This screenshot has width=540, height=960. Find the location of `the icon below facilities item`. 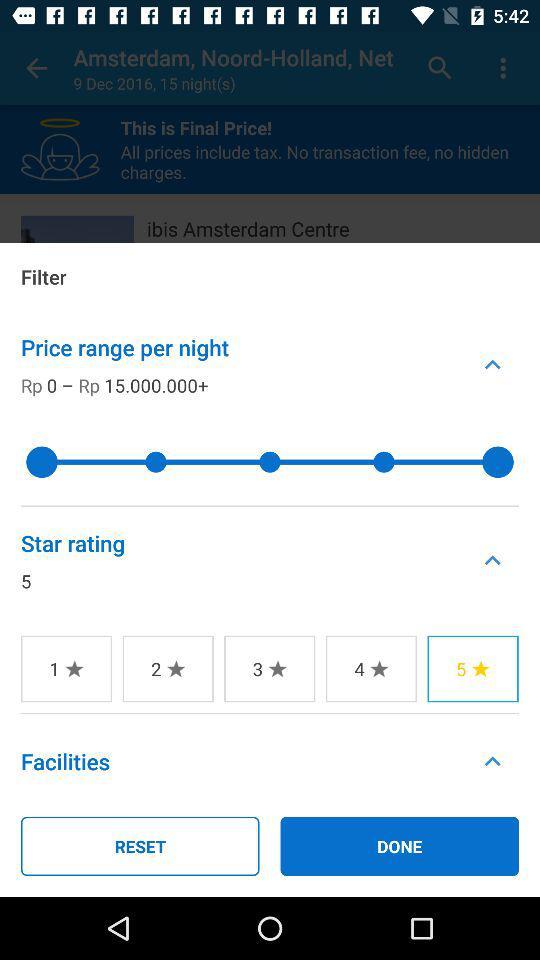

the icon below facilities item is located at coordinates (139, 845).